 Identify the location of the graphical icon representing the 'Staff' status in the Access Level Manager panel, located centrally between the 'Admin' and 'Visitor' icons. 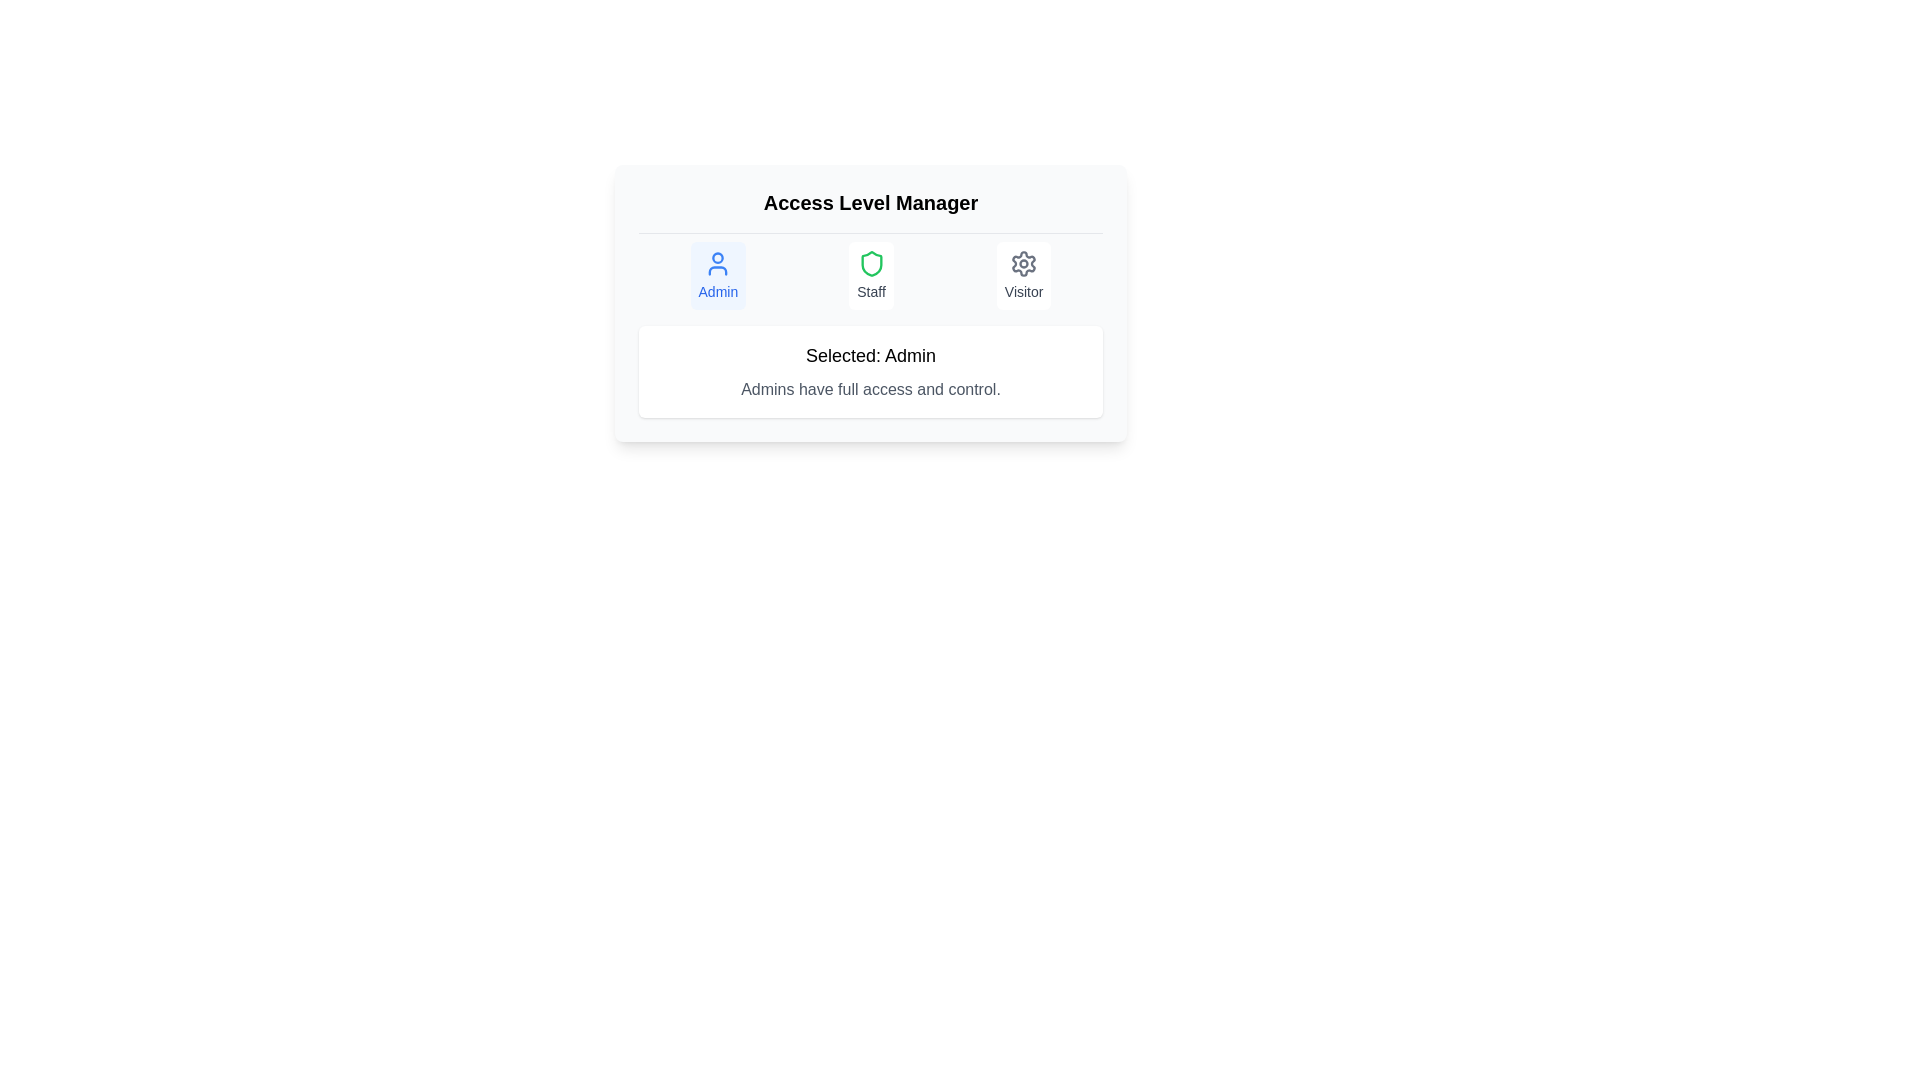
(871, 262).